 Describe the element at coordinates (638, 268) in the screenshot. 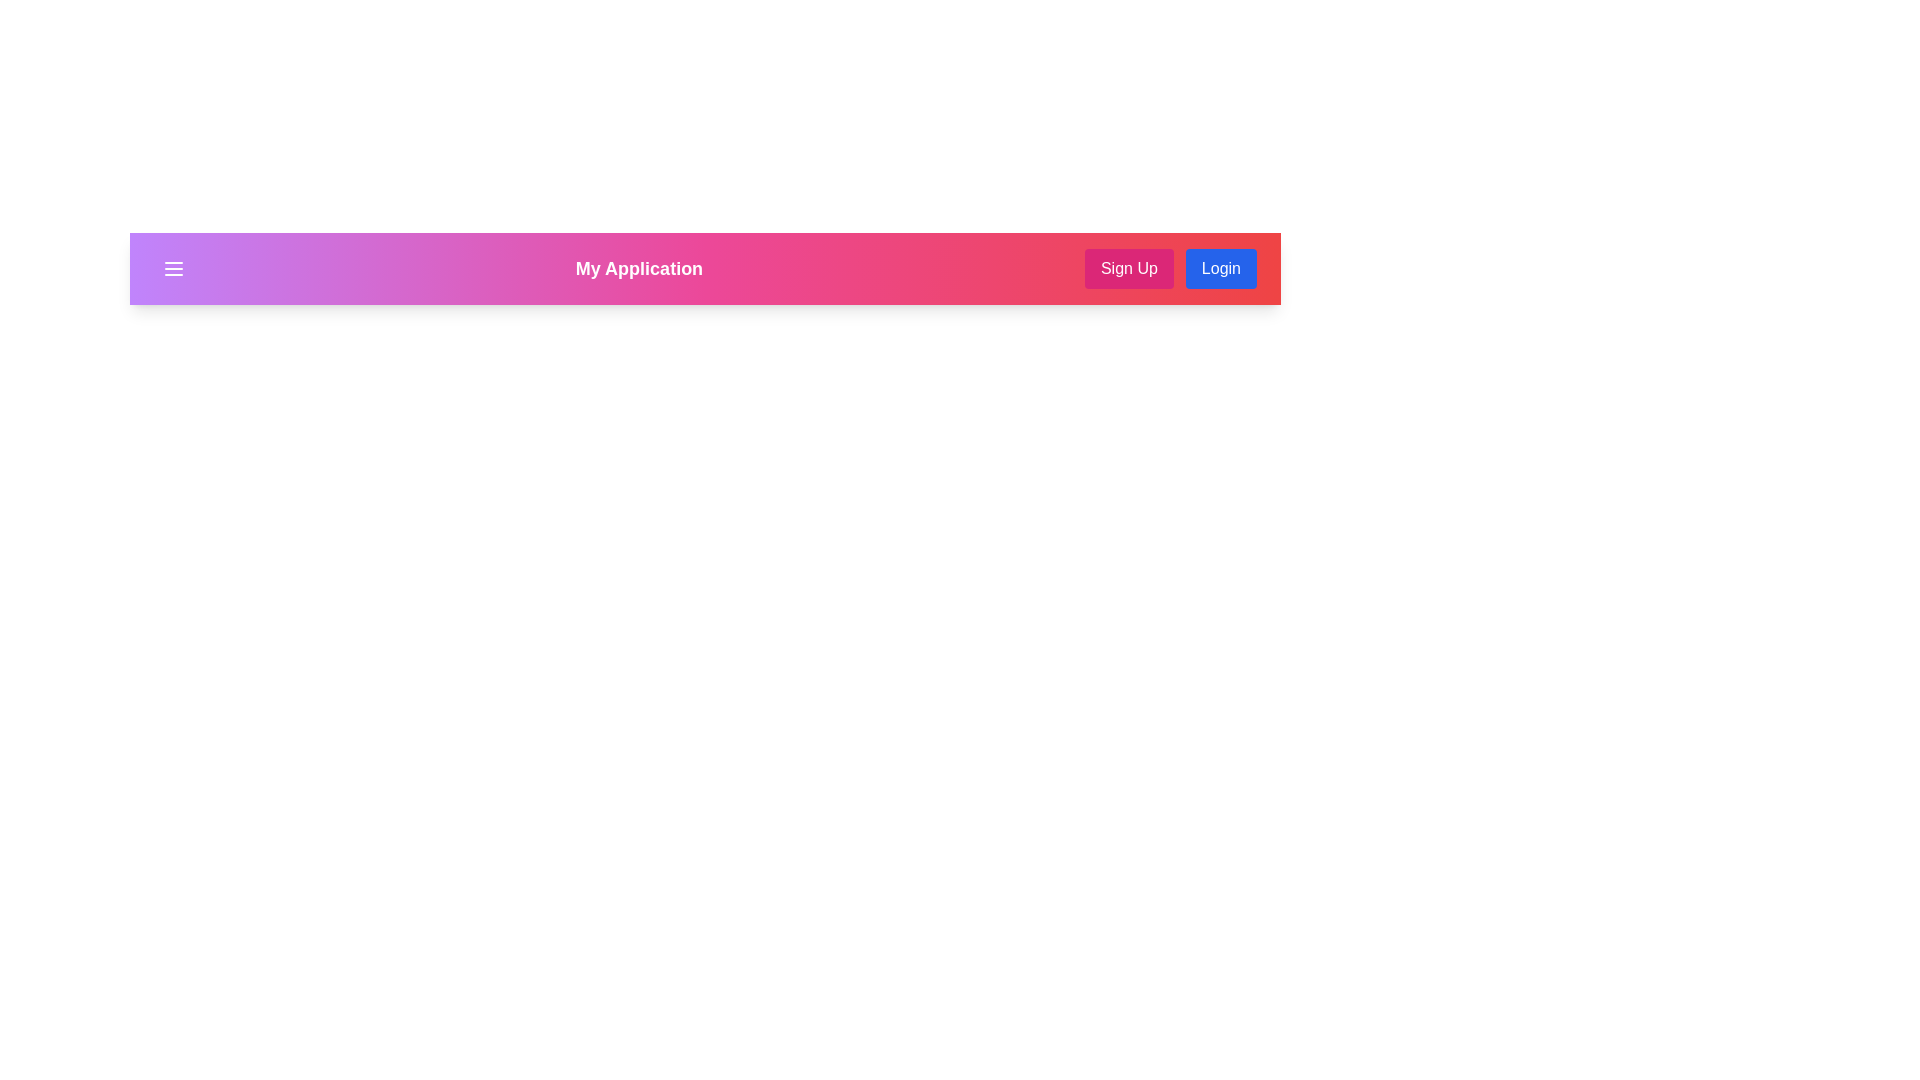

I see `the application title text to highlight it` at that location.